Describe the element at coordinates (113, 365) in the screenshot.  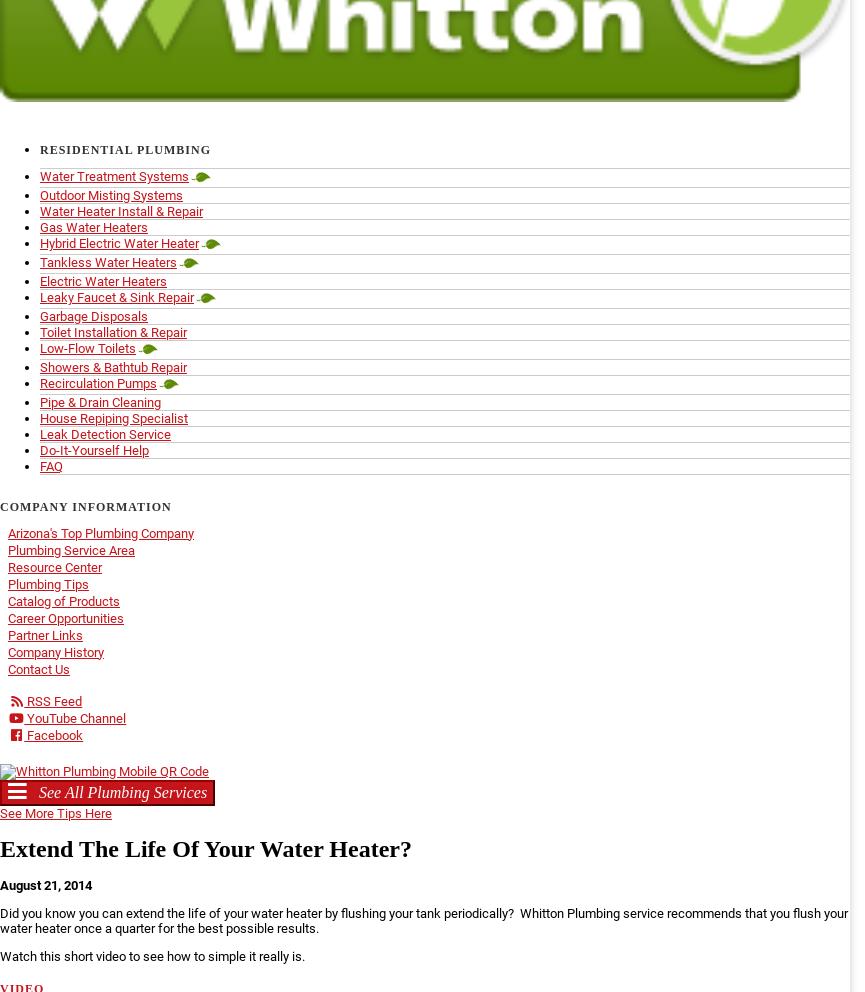
I see `'Showers & Bathtub Repair'` at that location.